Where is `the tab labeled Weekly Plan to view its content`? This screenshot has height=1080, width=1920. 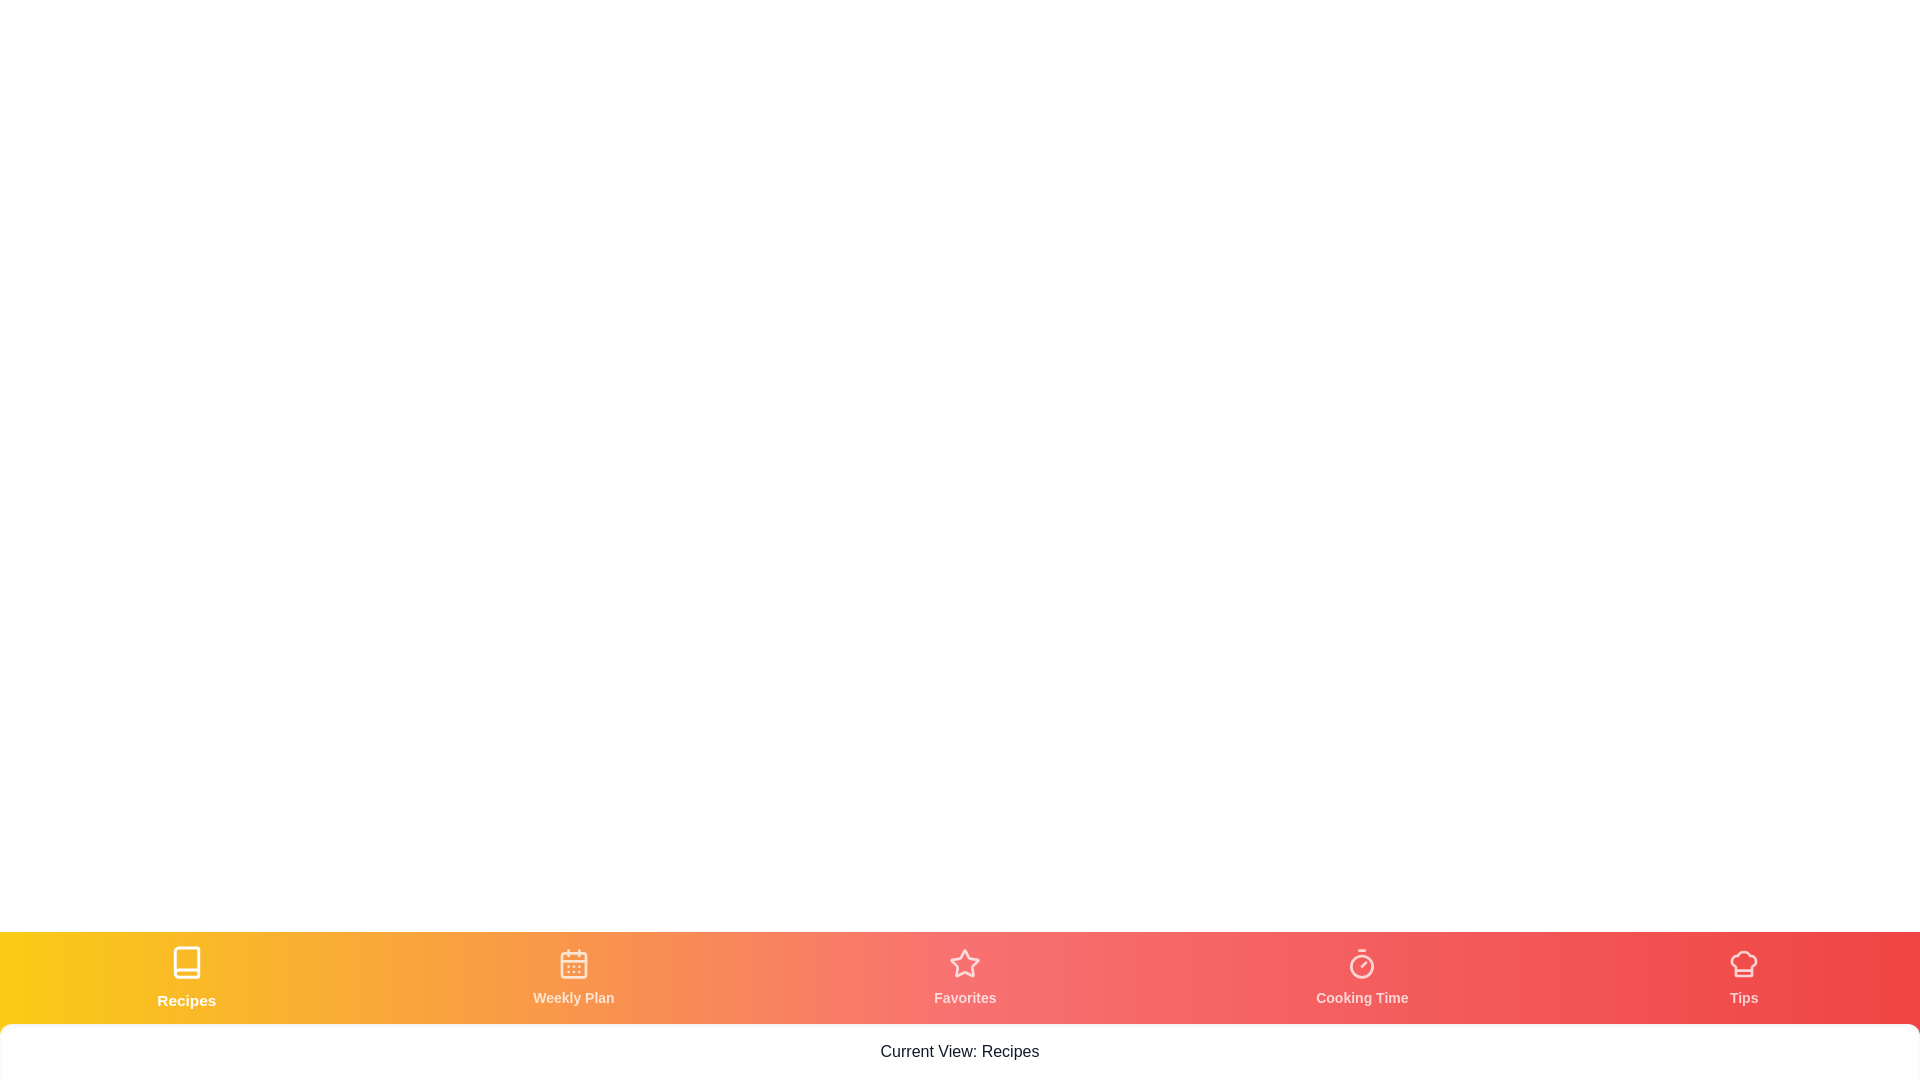 the tab labeled Weekly Plan to view its content is located at coordinates (571, 977).